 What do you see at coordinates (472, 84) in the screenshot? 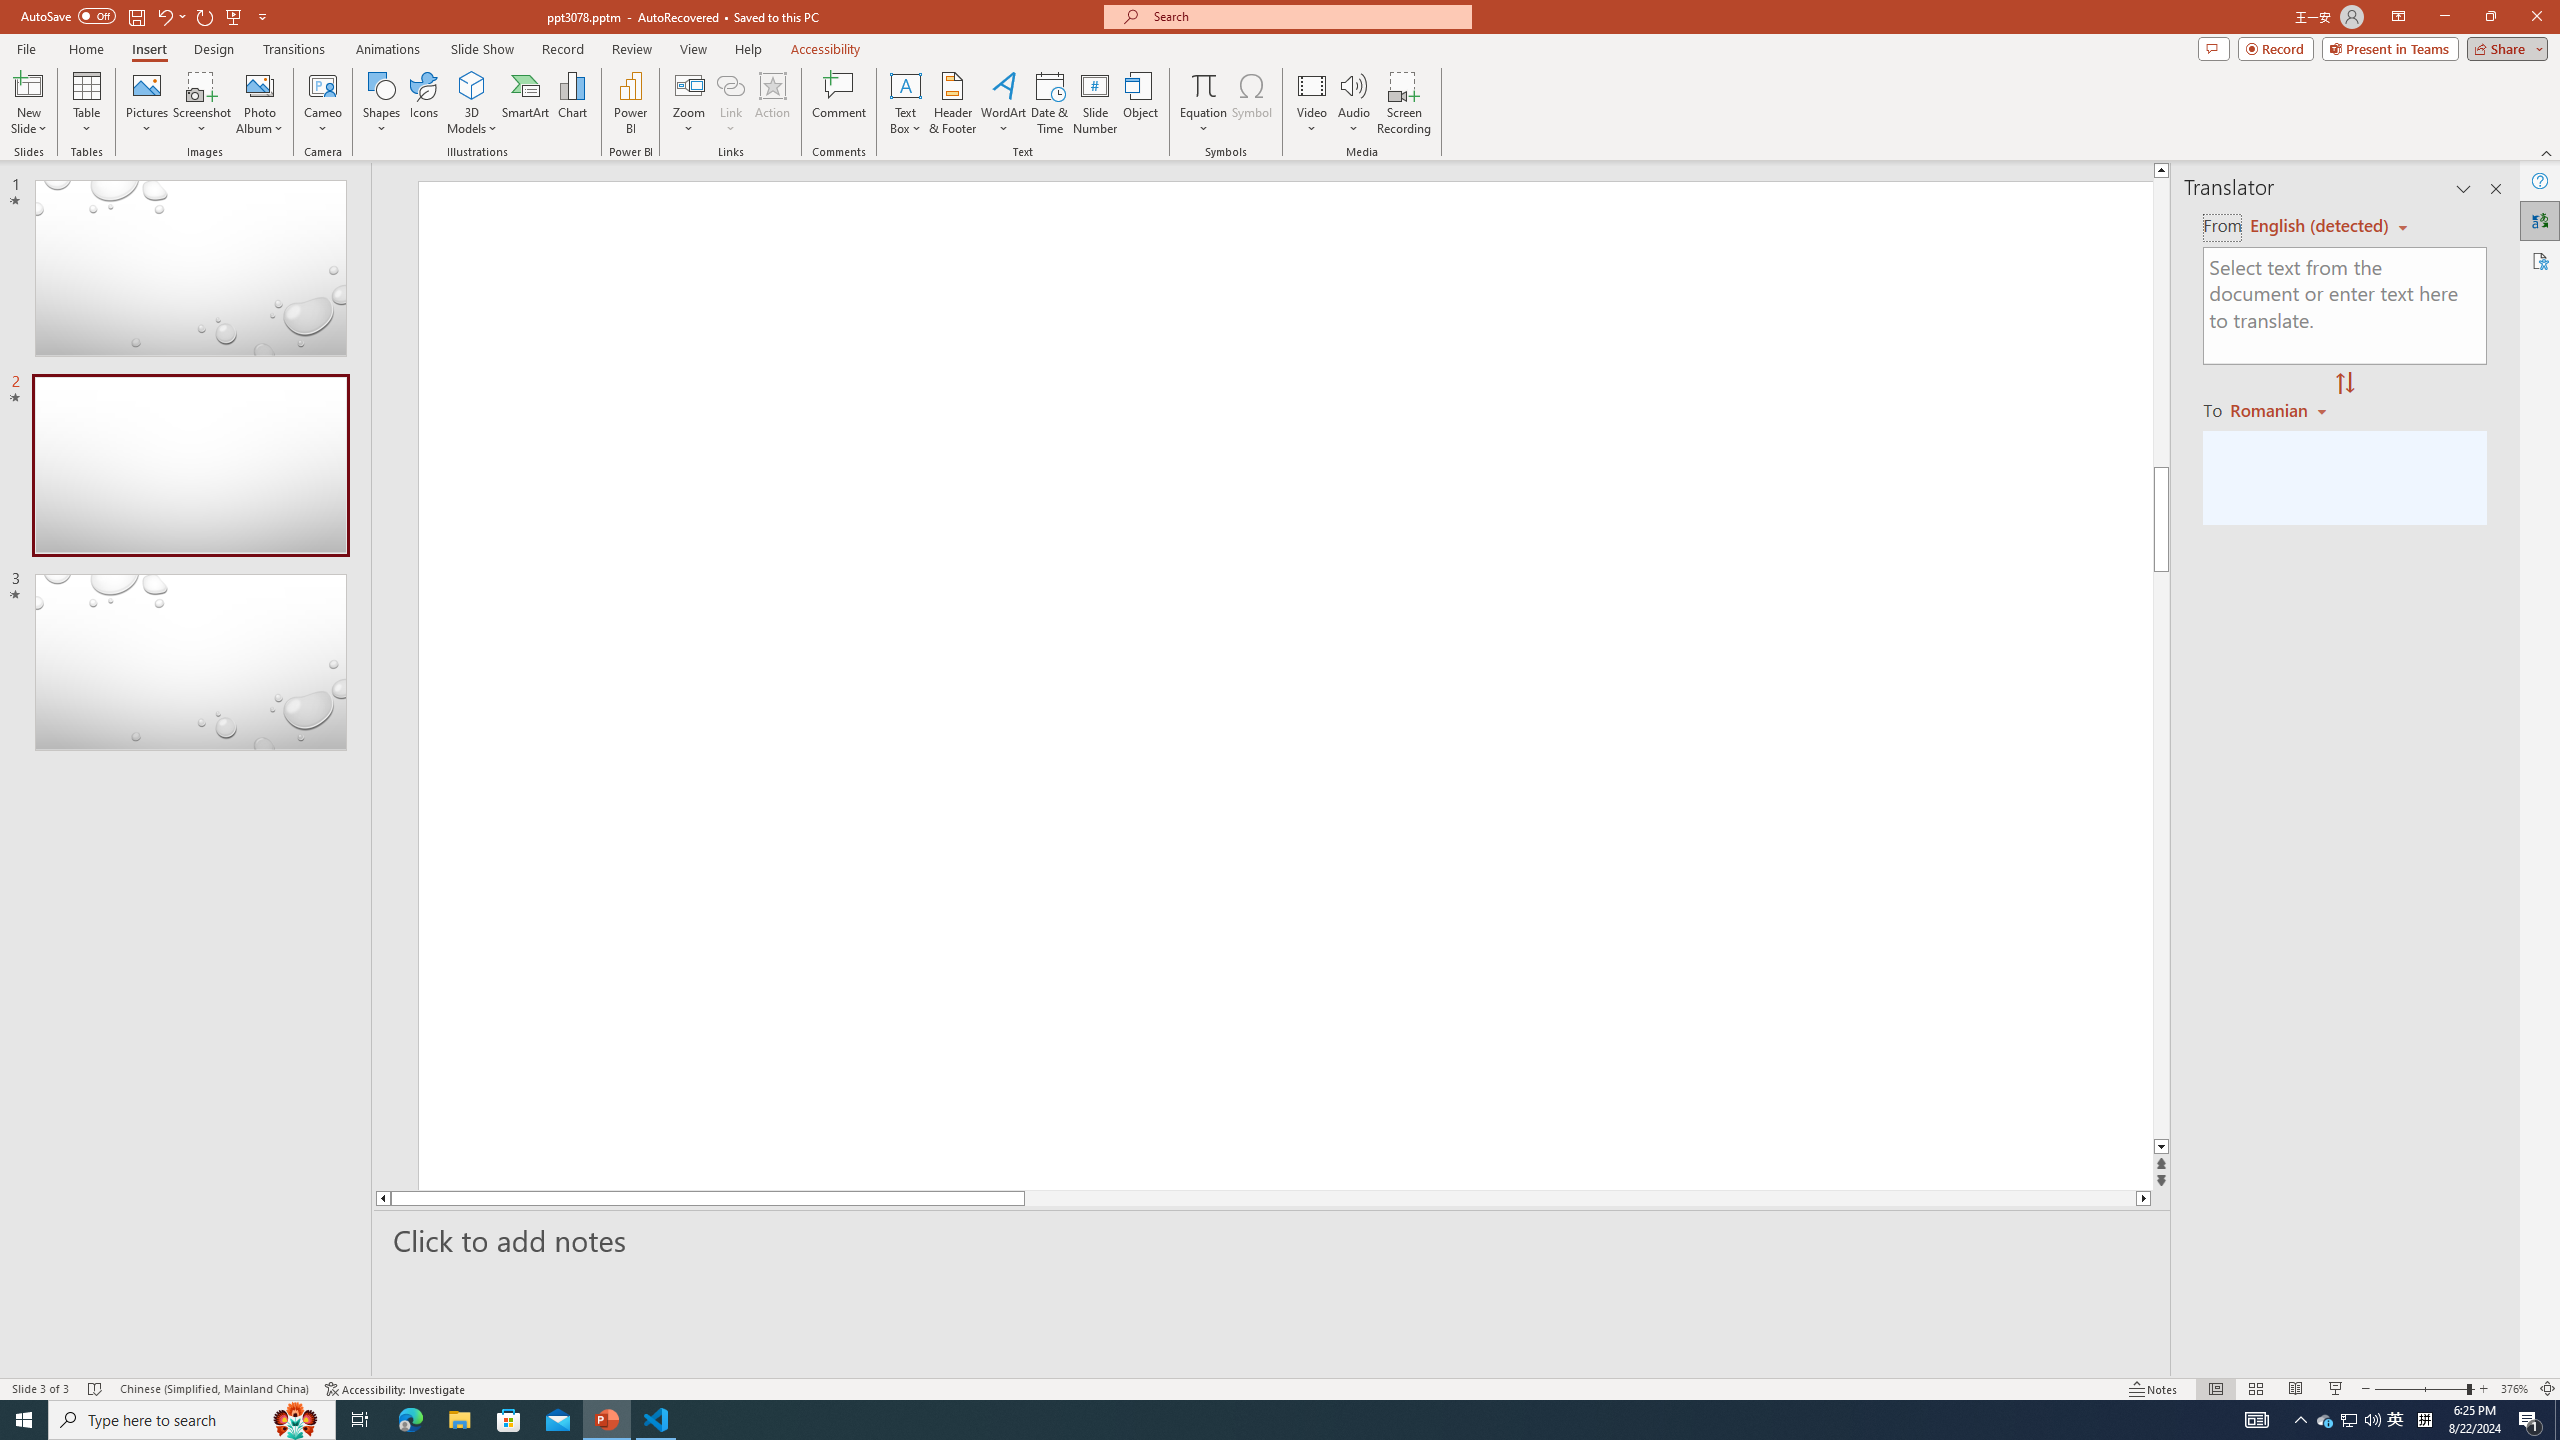
I see `'3D Models'` at bounding box center [472, 84].